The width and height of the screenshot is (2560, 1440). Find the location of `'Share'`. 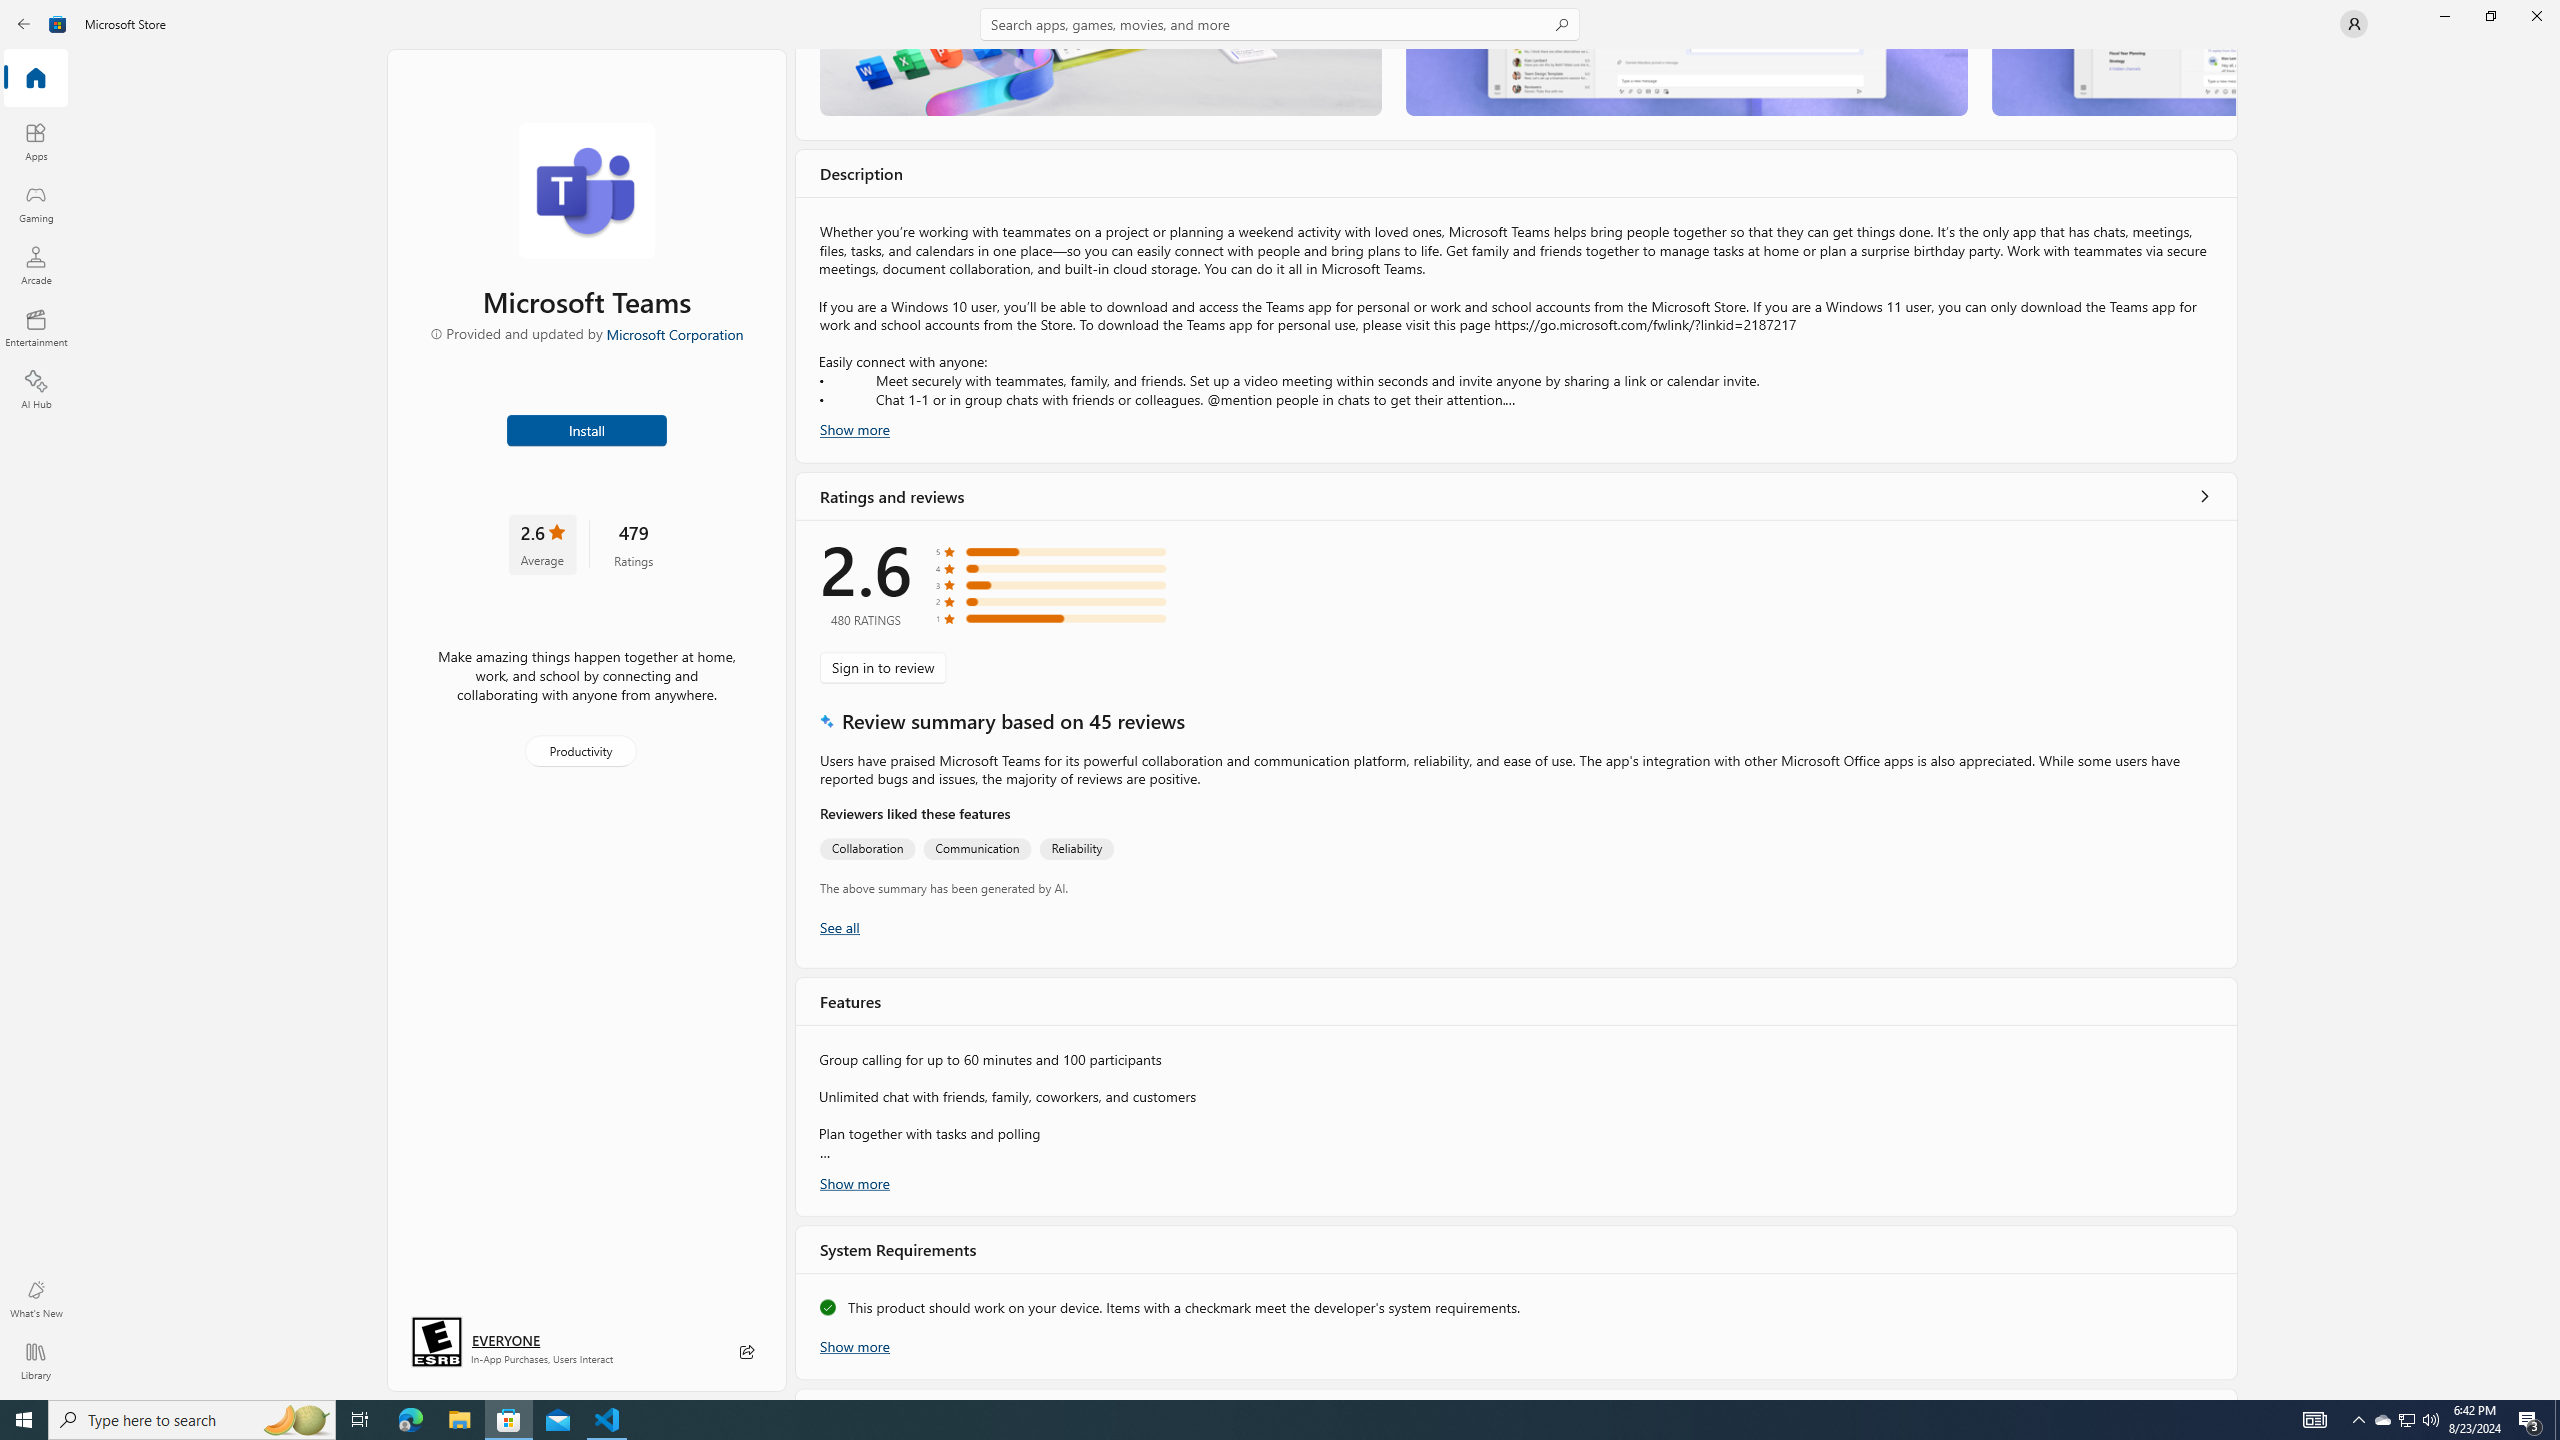

'Share' is located at coordinates (746, 1351).